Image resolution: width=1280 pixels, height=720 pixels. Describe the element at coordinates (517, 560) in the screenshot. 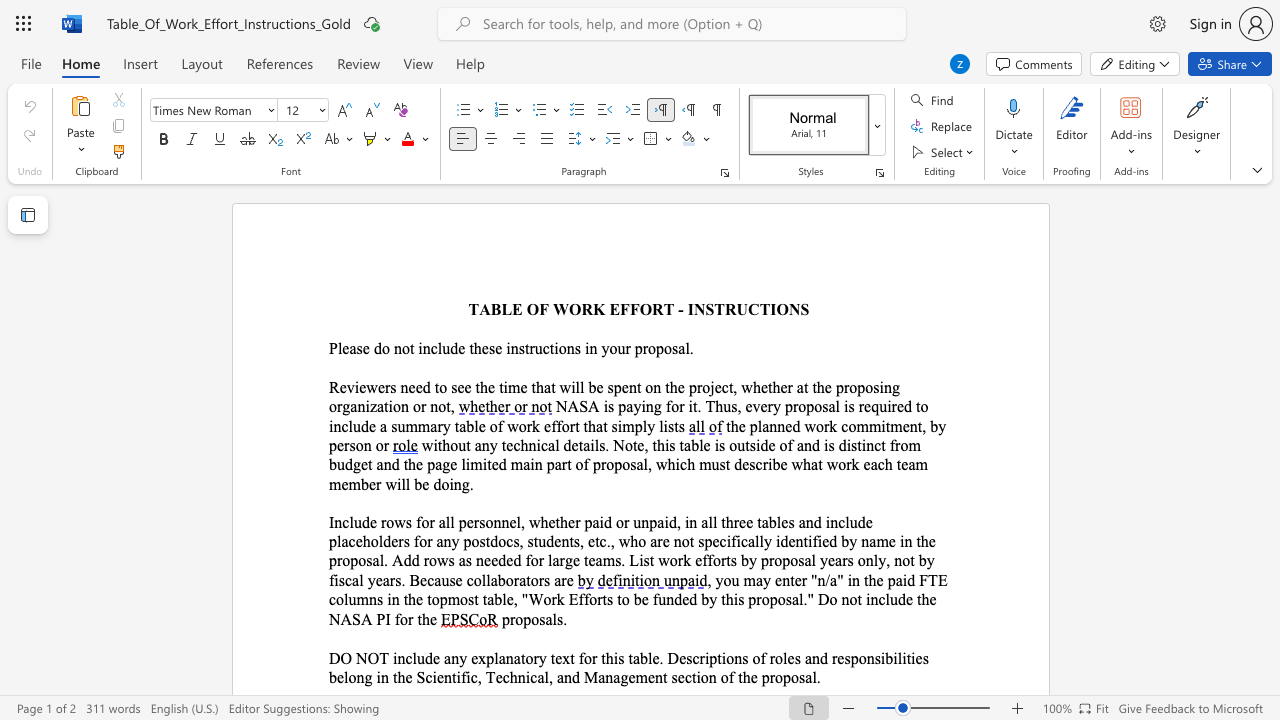

I see `the 4th character "d" in the text` at that location.